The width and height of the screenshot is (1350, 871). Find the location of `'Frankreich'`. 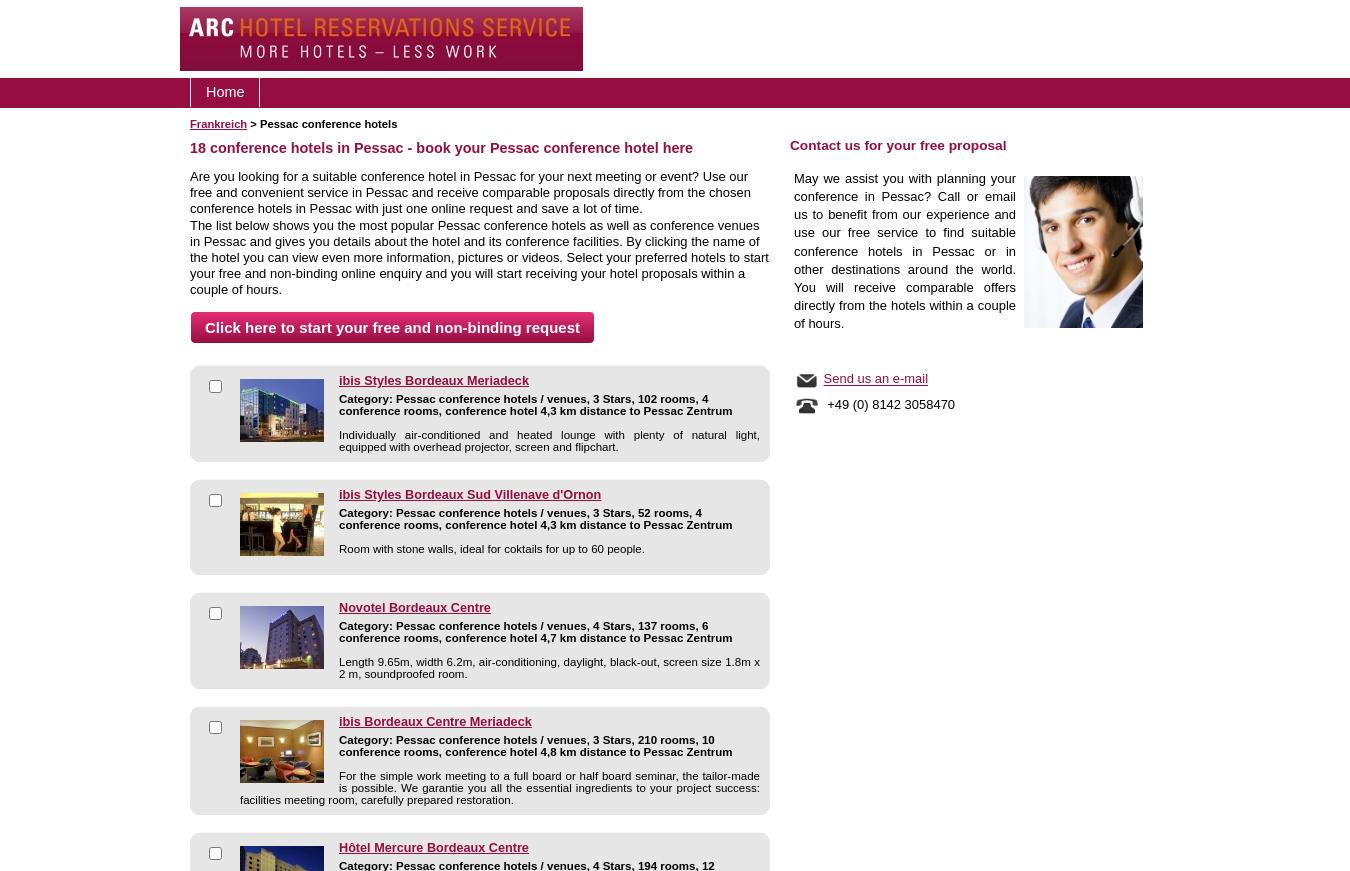

'Frankreich' is located at coordinates (218, 123).